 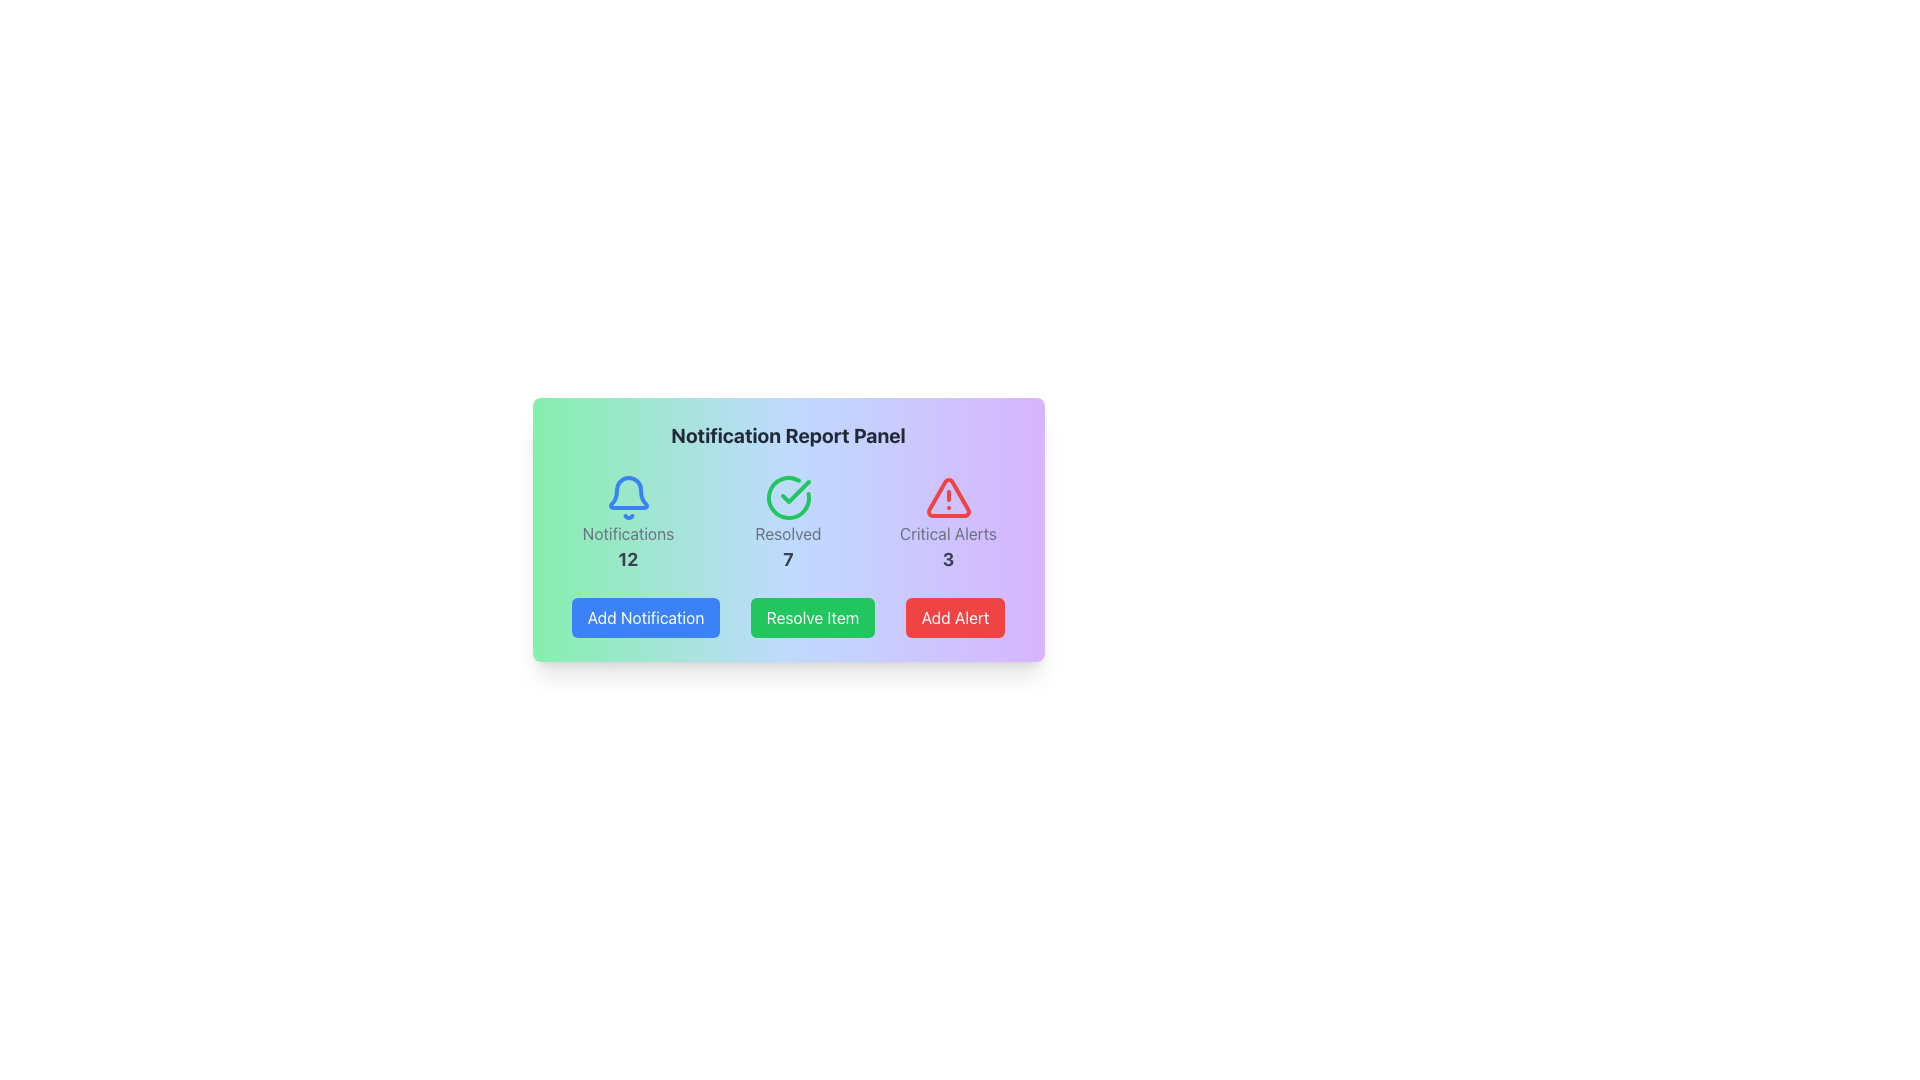 What do you see at coordinates (794, 492) in the screenshot?
I see `the resolved status icon in the notification panel` at bounding box center [794, 492].